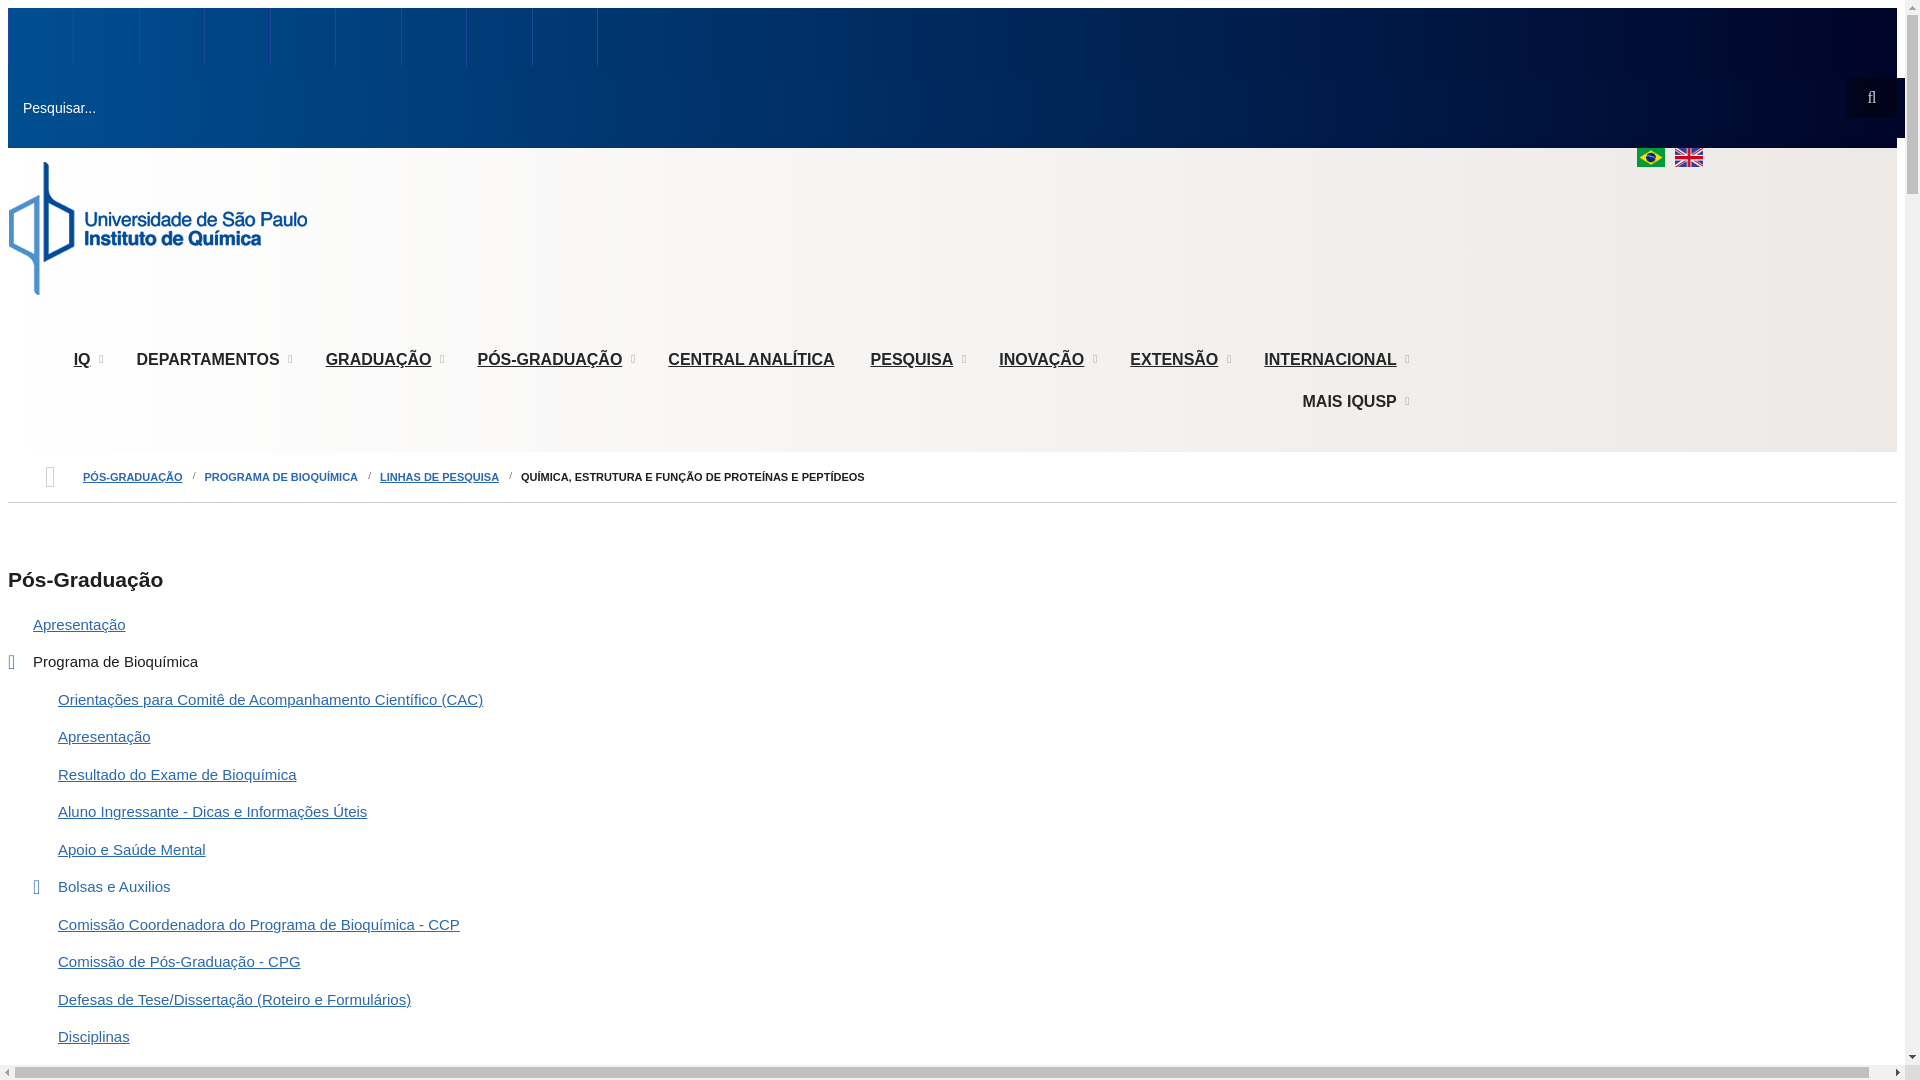 This screenshot has height=1080, width=1920. I want to click on 'IQ', so click(86, 358).